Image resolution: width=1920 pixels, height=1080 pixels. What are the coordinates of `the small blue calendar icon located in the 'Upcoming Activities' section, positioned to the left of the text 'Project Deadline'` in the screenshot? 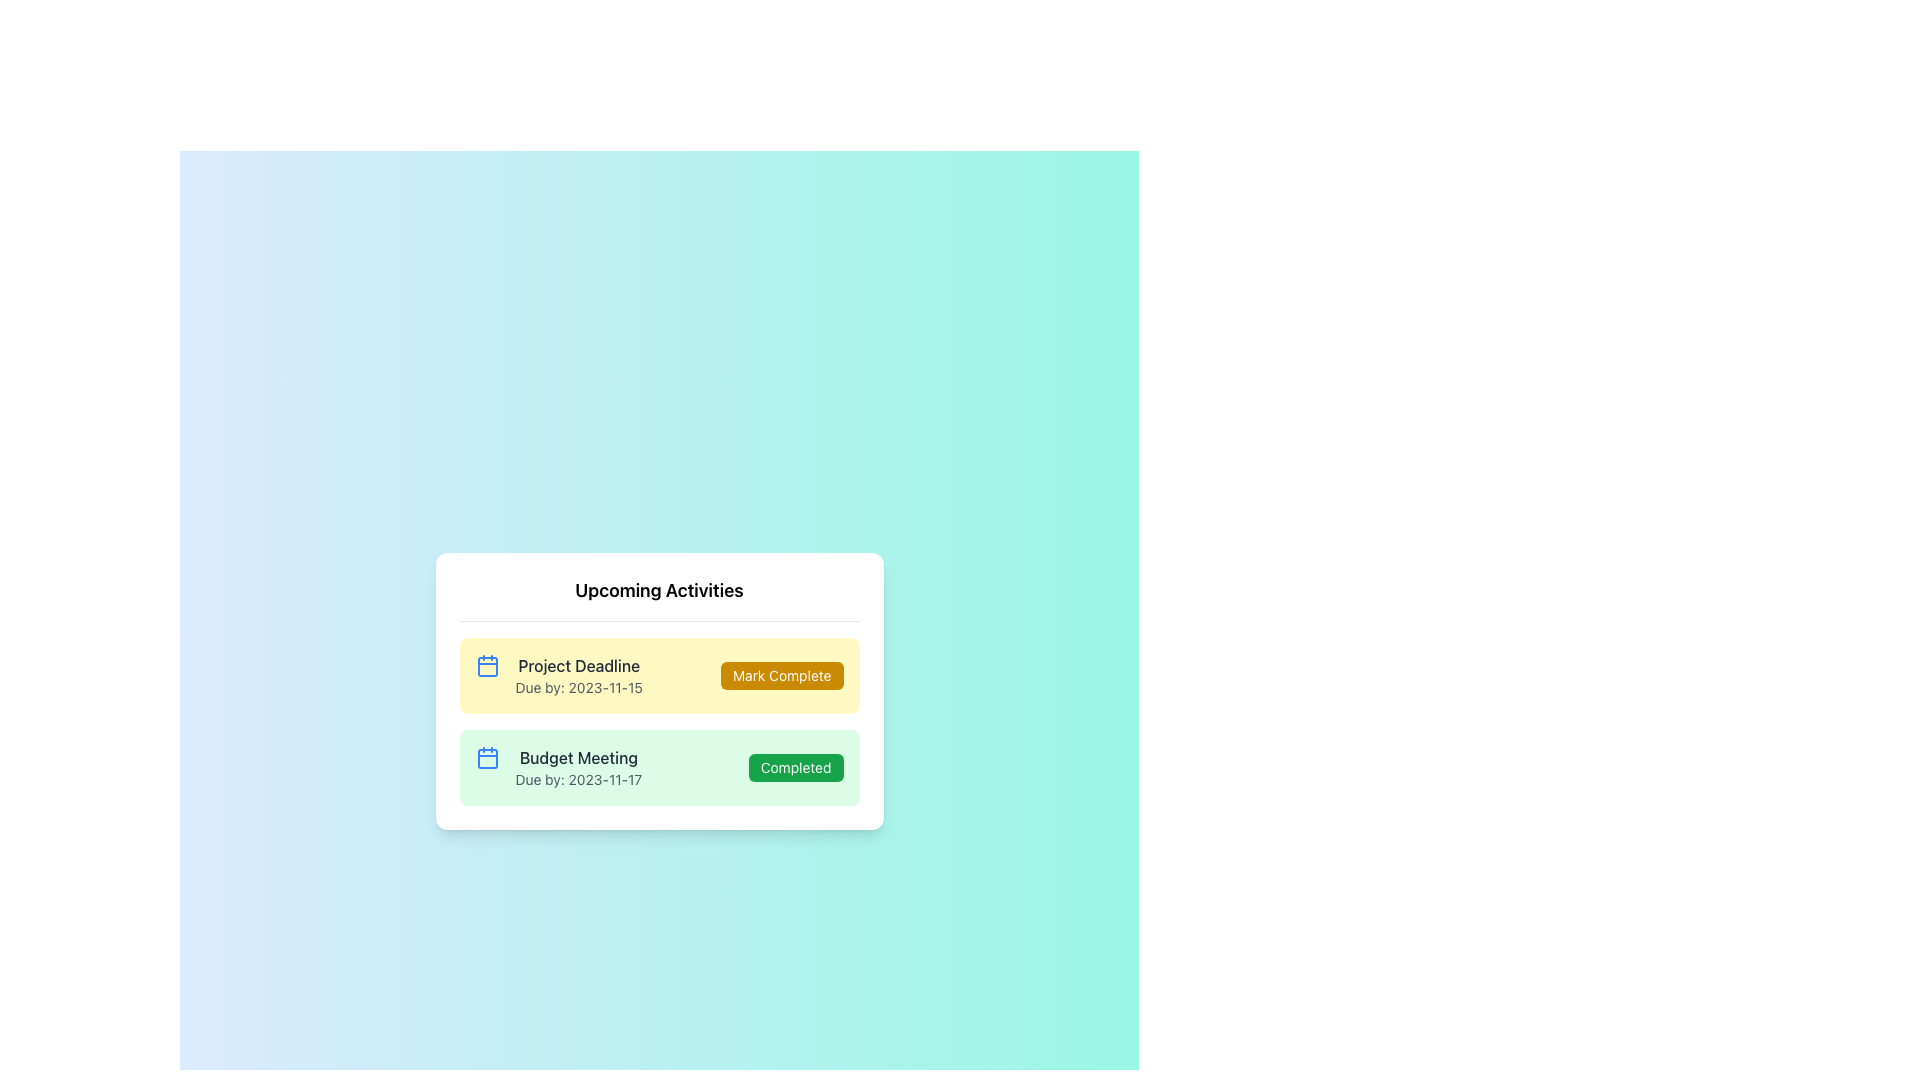 It's located at (487, 665).